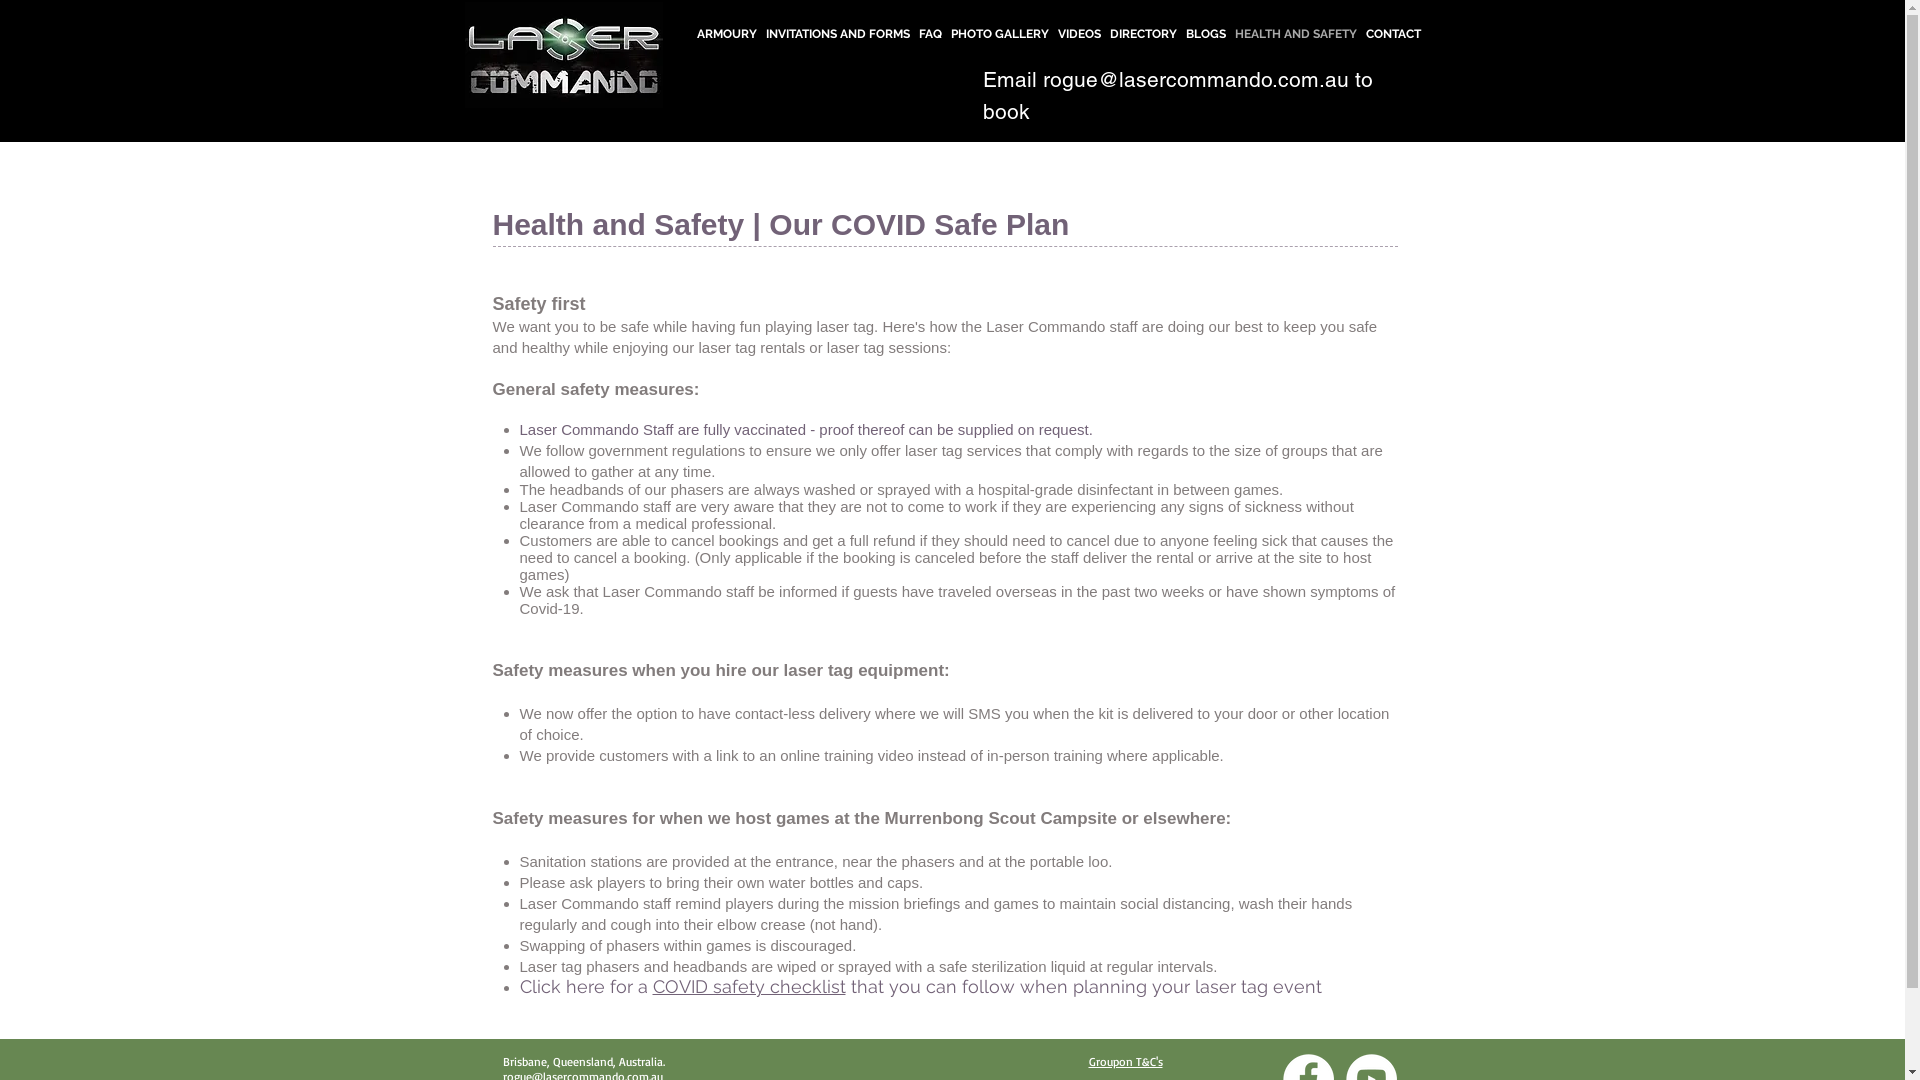 The image size is (1920, 1080). Describe the element at coordinates (1392, 34) in the screenshot. I see `'CONTACT'` at that location.